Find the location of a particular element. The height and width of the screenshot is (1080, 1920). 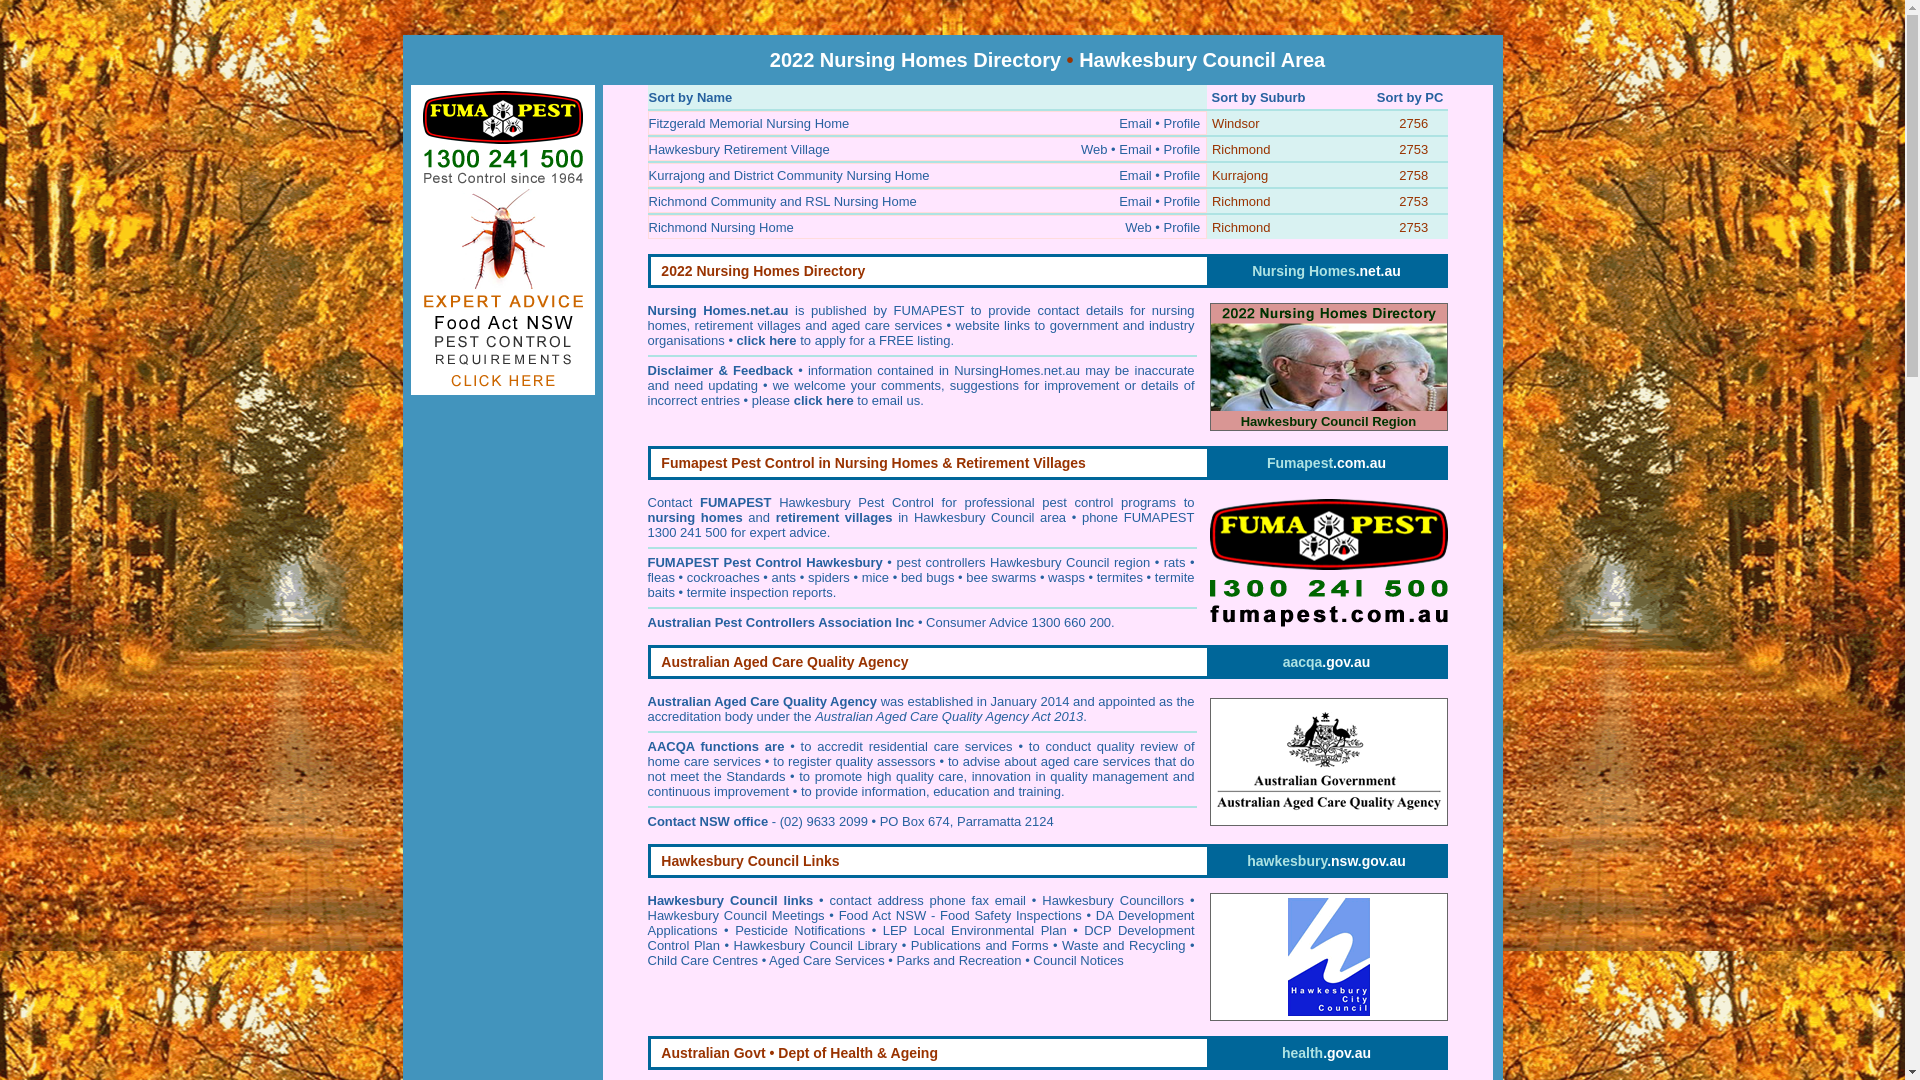

'Hawkesbury Council Links' is located at coordinates (748, 860).